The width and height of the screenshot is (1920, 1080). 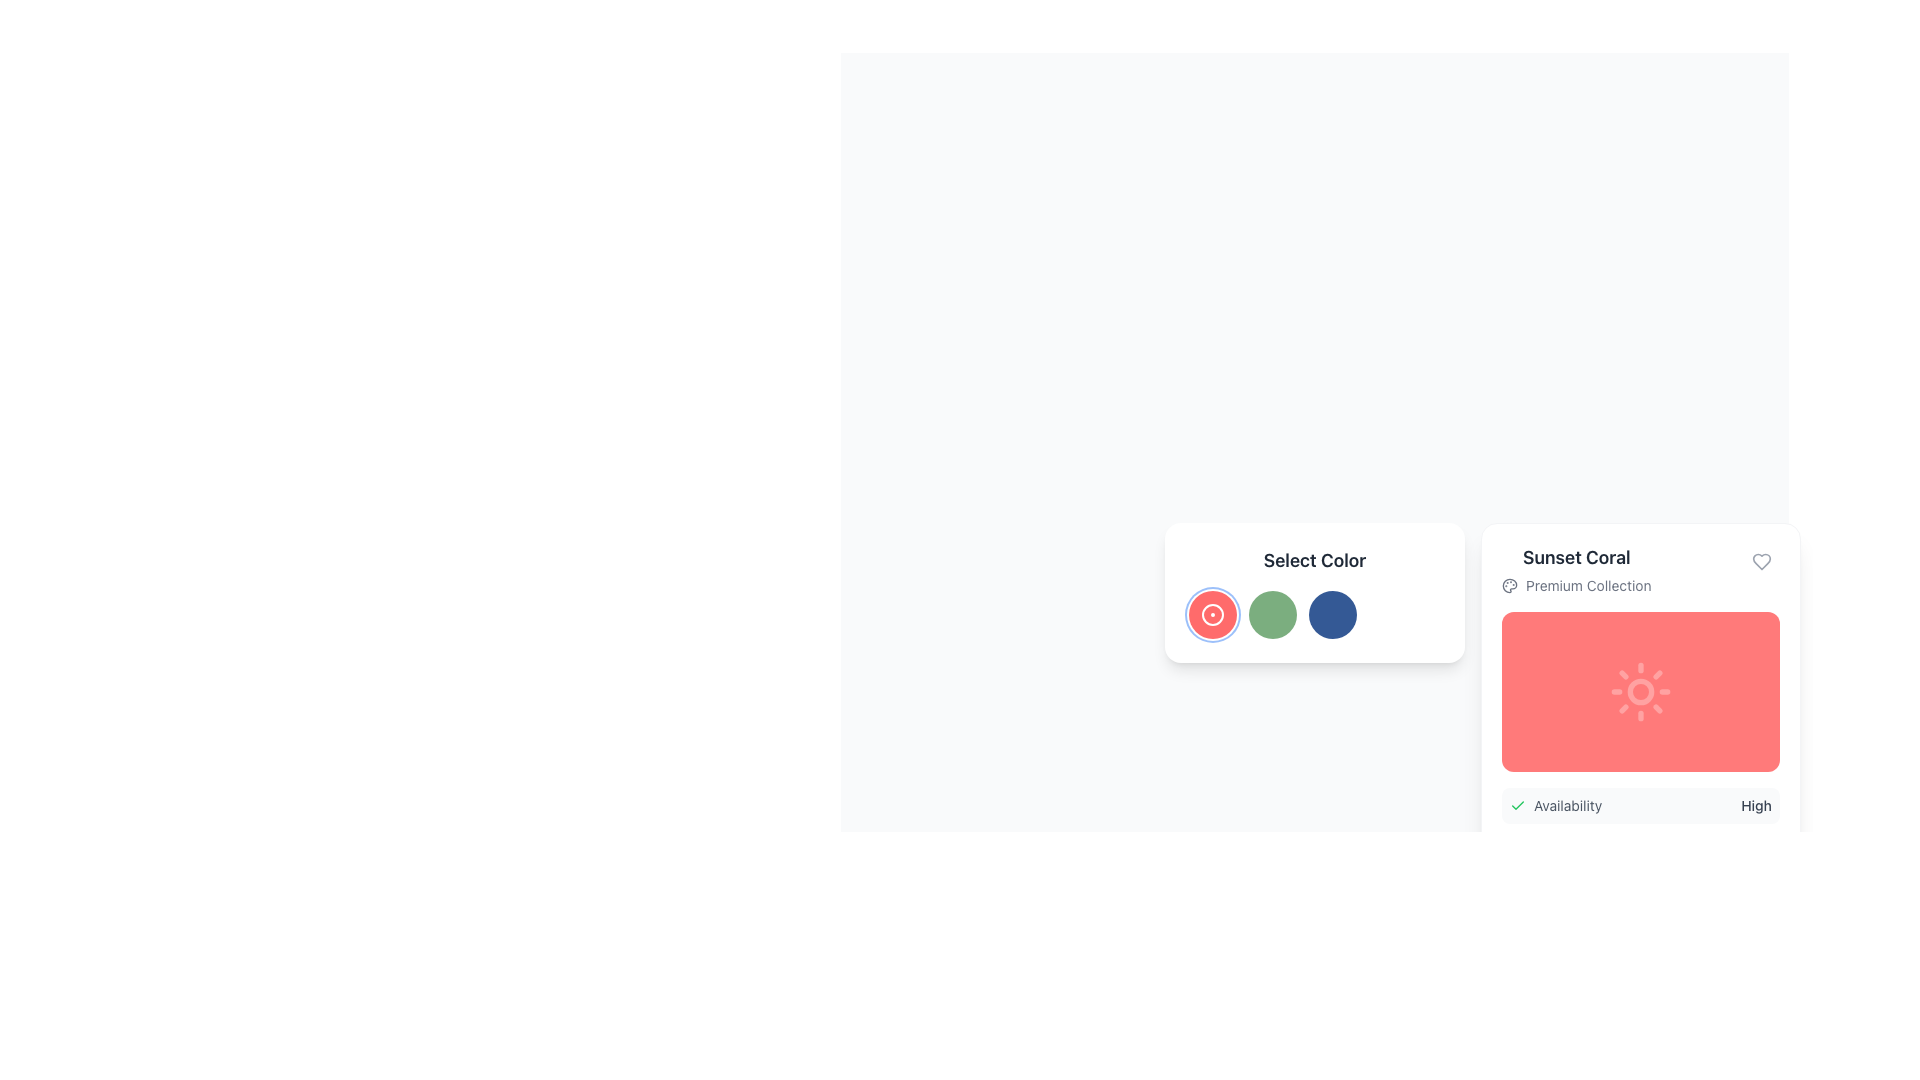 What do you see at coordinates (1587, 585) in the screenshot?
I see `the premium Text Label that indicates special categorization, located next to the 'Sunset Coral' label` at bounding box center [1587, 585].